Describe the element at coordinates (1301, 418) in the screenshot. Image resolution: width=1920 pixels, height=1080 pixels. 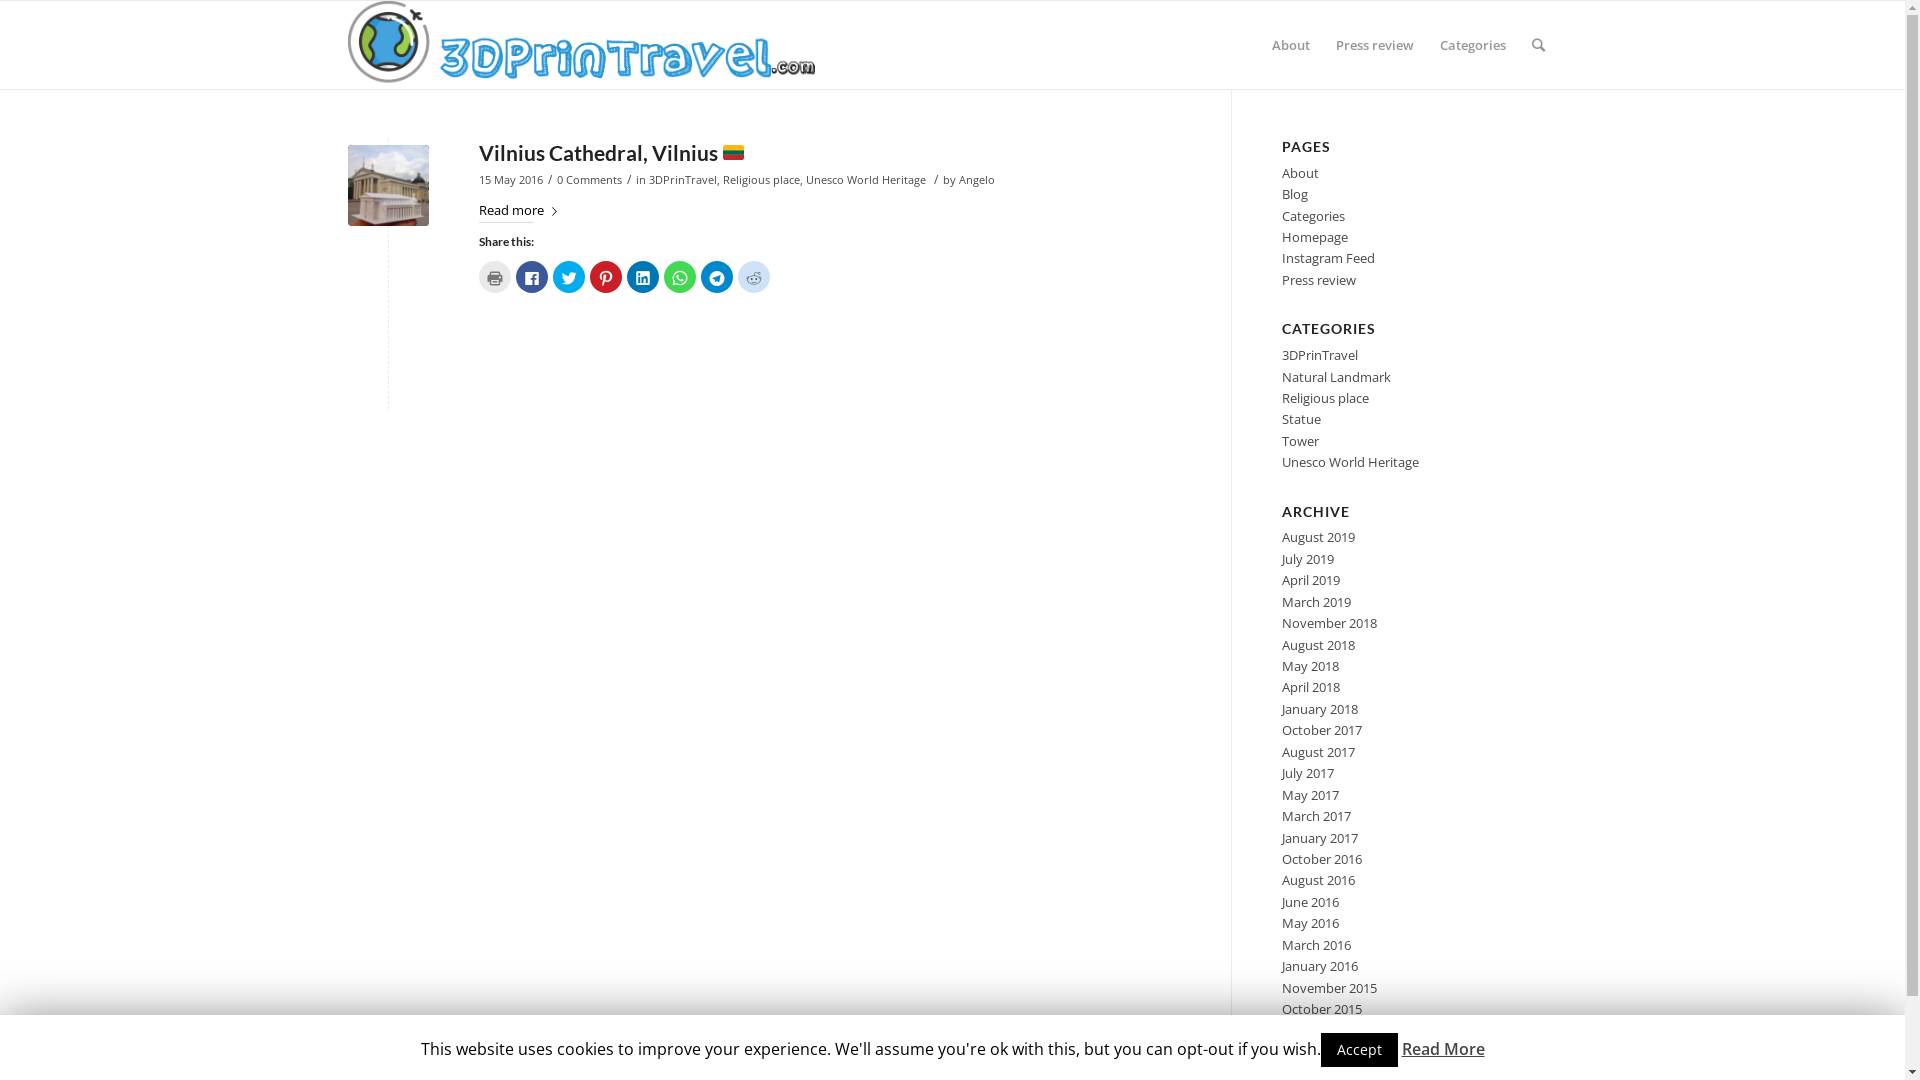
I see `'Statue'` at that location.